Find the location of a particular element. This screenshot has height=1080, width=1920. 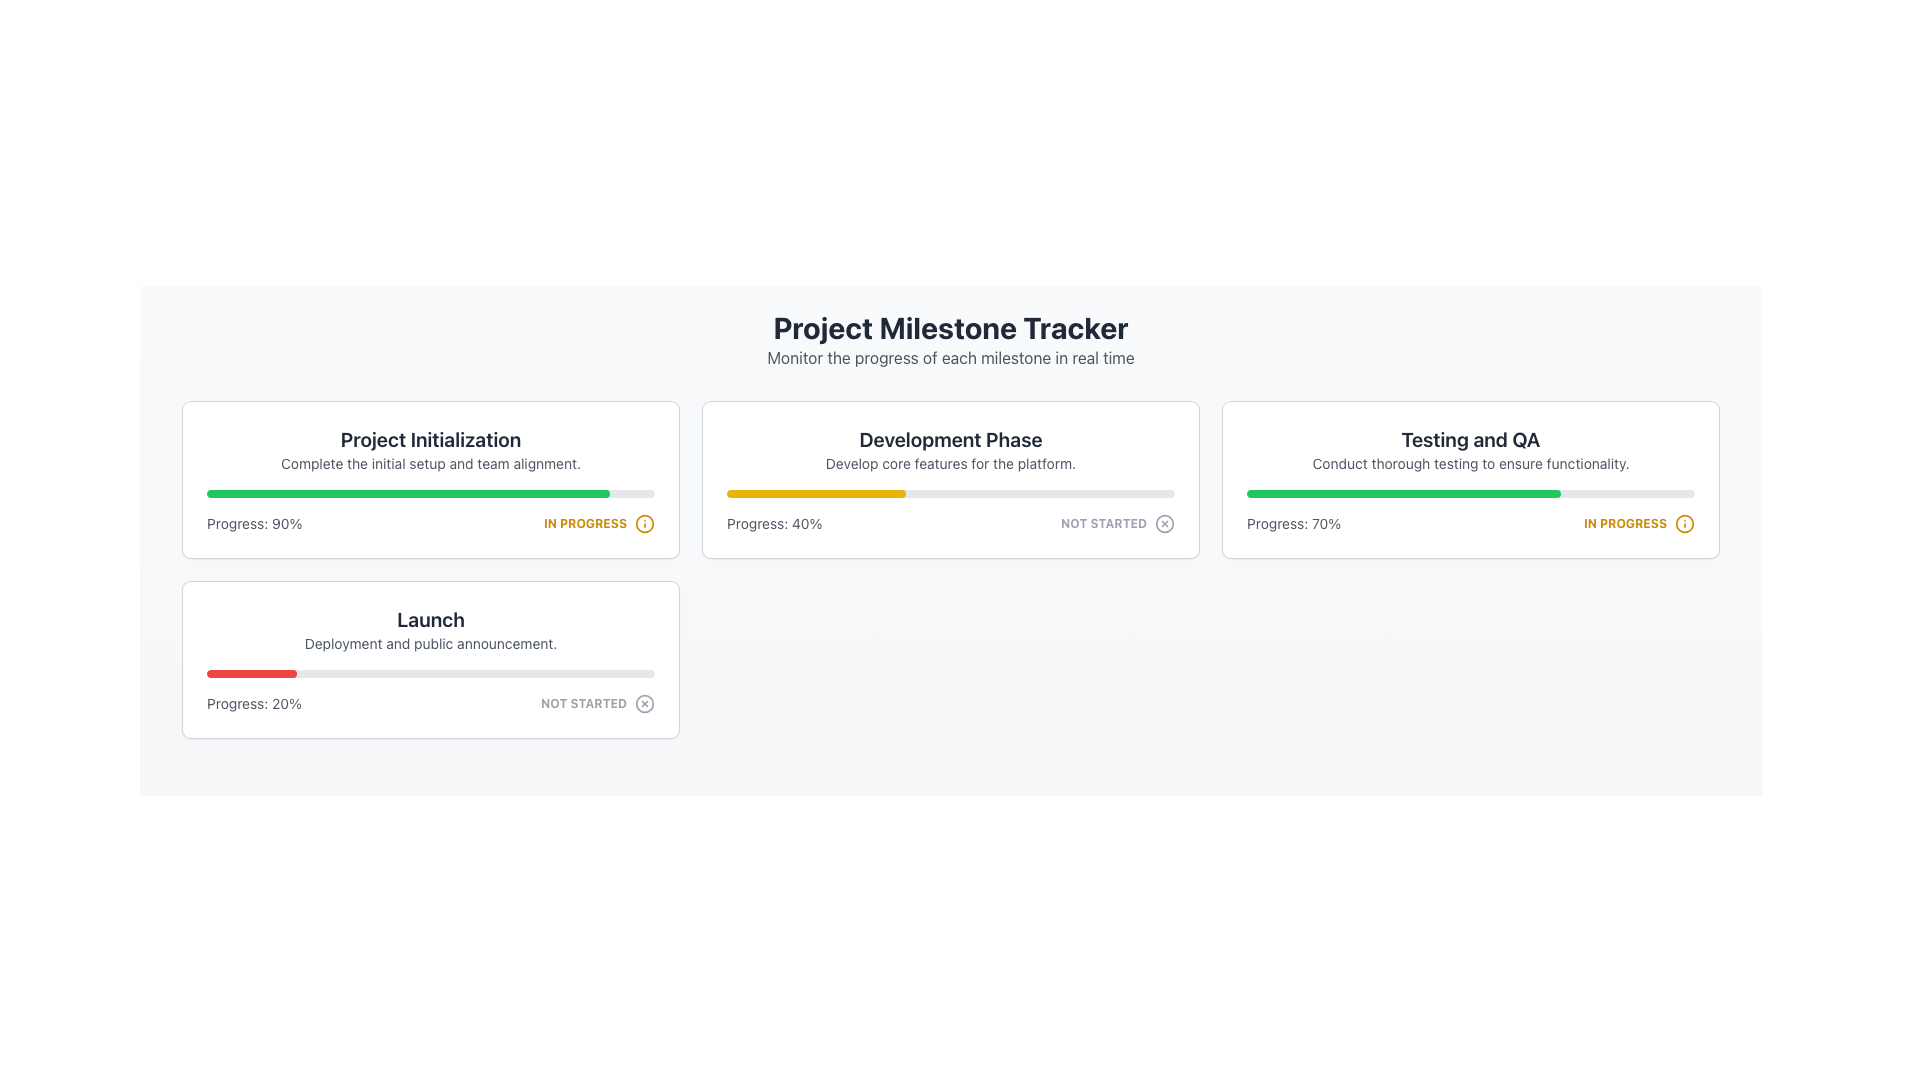

the status display component indicating that the milestone has not yet started, located at the bottom-right area of the 'Launch' milestone box interface section is located at coordinates (597, 703).